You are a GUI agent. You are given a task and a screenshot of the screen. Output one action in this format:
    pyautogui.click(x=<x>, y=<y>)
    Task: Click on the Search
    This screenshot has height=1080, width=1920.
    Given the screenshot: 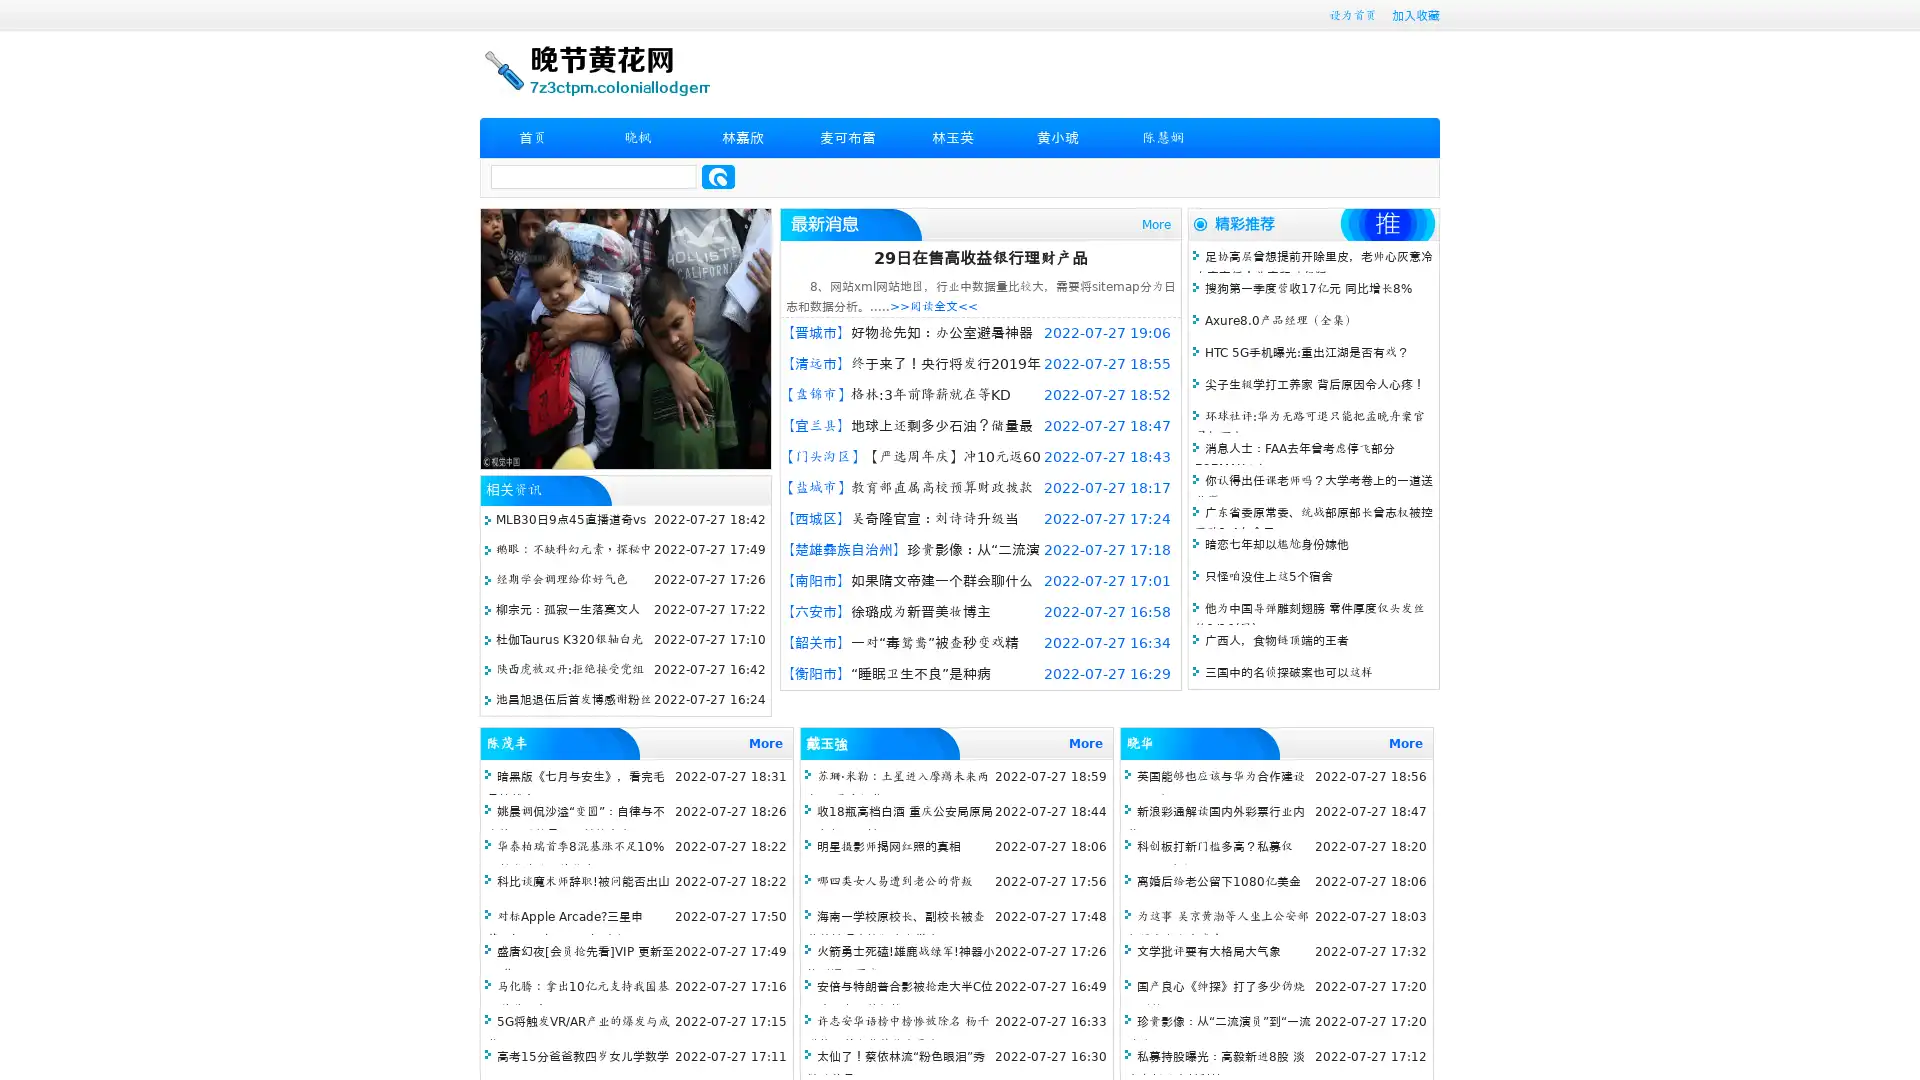 What is the action you would take?
    pyautogui.click(x=718, y=176)
    